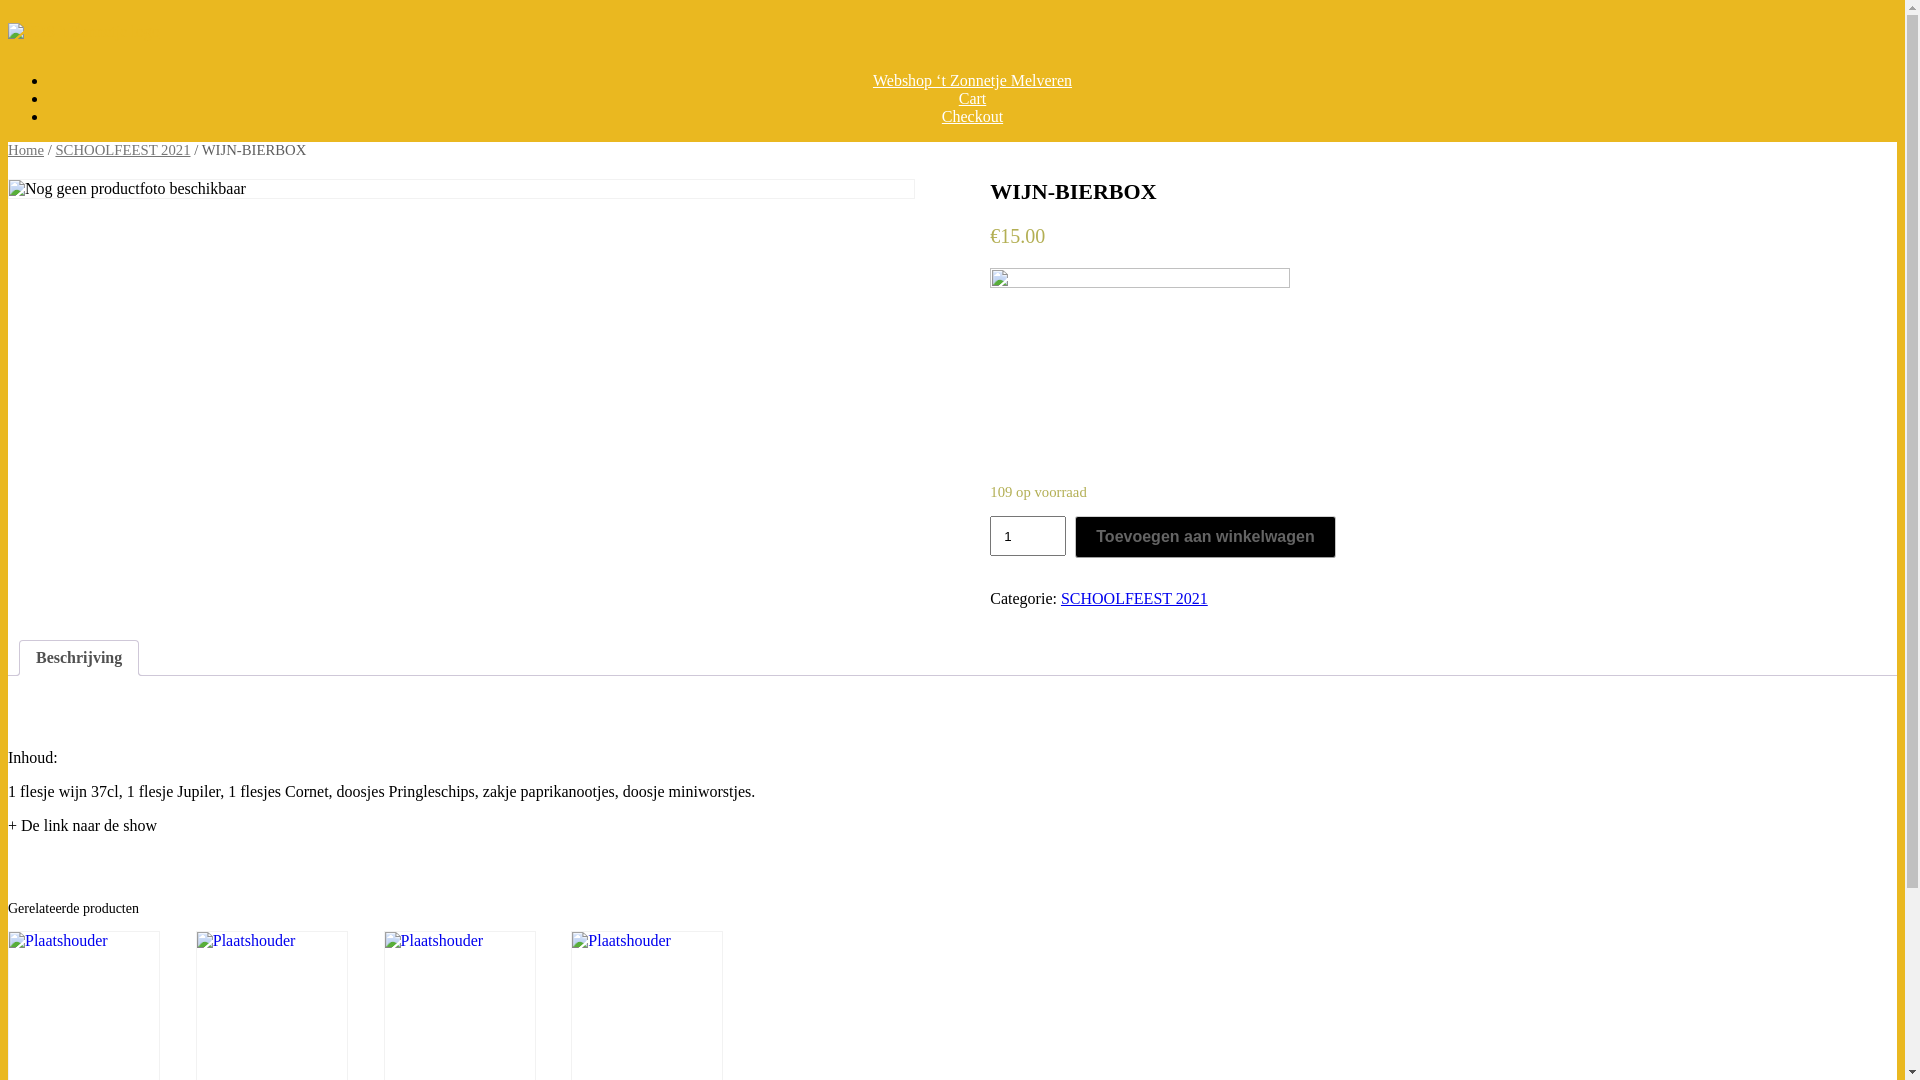 The width and height of the screenshot is (1920, 1080). Describe the element at coordinates (1074, 535) in the screenshot. I see `'Toevoegen aan winkelwagen'` at that location.